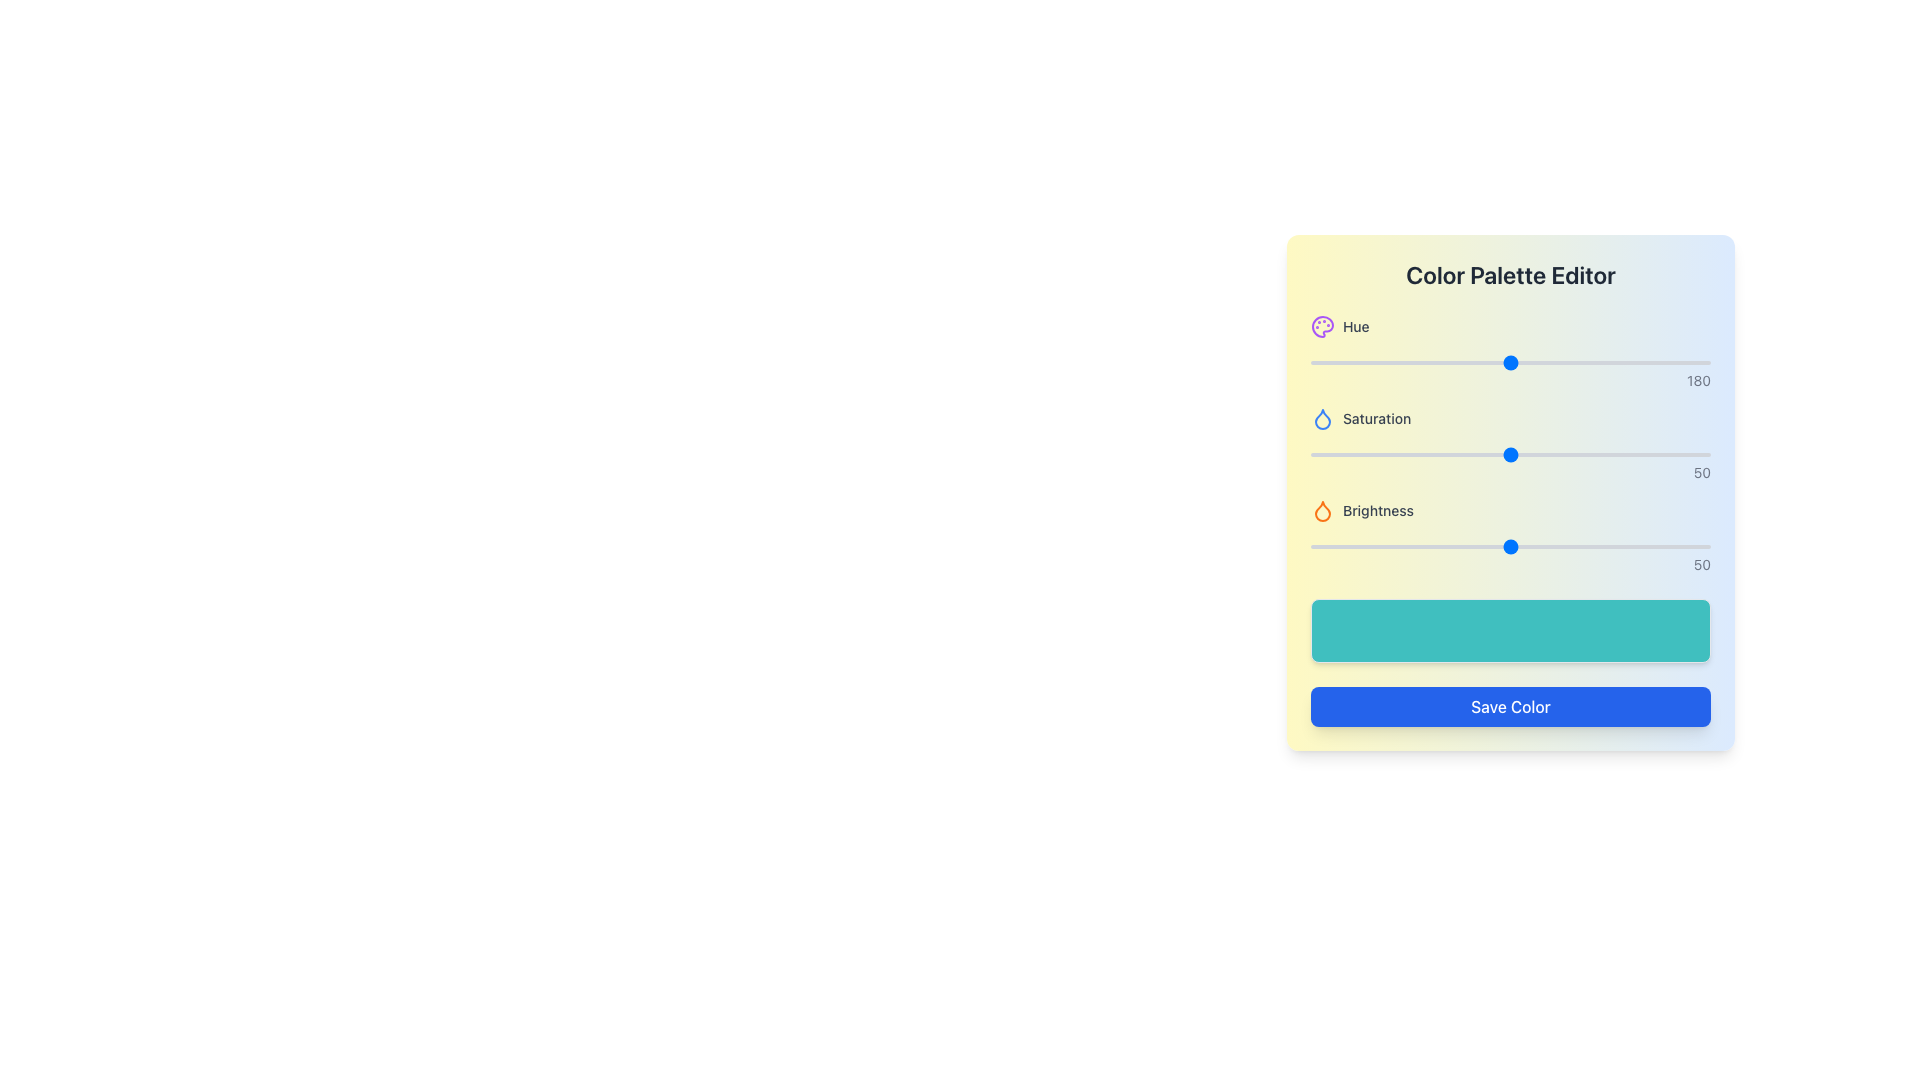 This screenshot has height=1080, width=1920. What do you see at coordinates (1432, 362) in the screenshot?
I see `hue` at bounding box center [1432, 362].